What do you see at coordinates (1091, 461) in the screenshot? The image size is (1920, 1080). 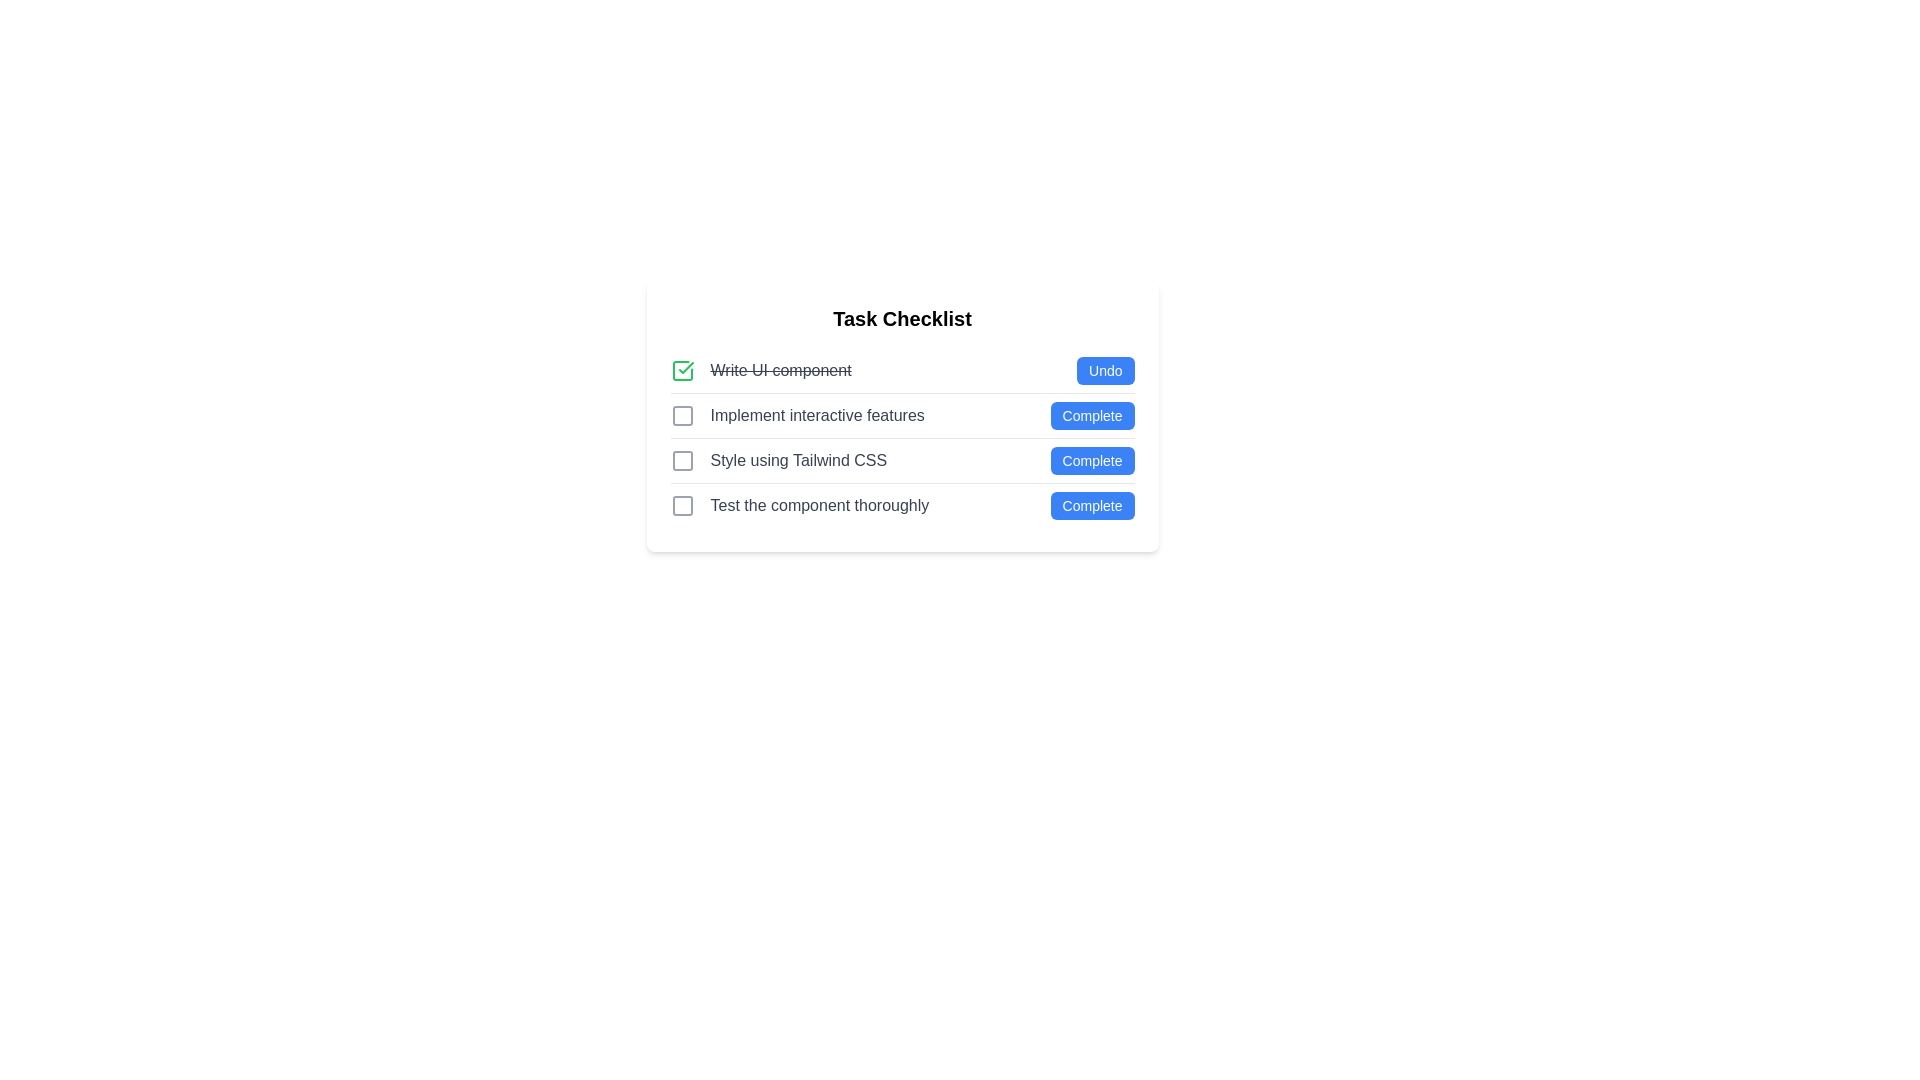 I see `the blue 'Complete' button with white text, located at the far right of the third row in the checklist interface` at bounding box center [1091, 461].